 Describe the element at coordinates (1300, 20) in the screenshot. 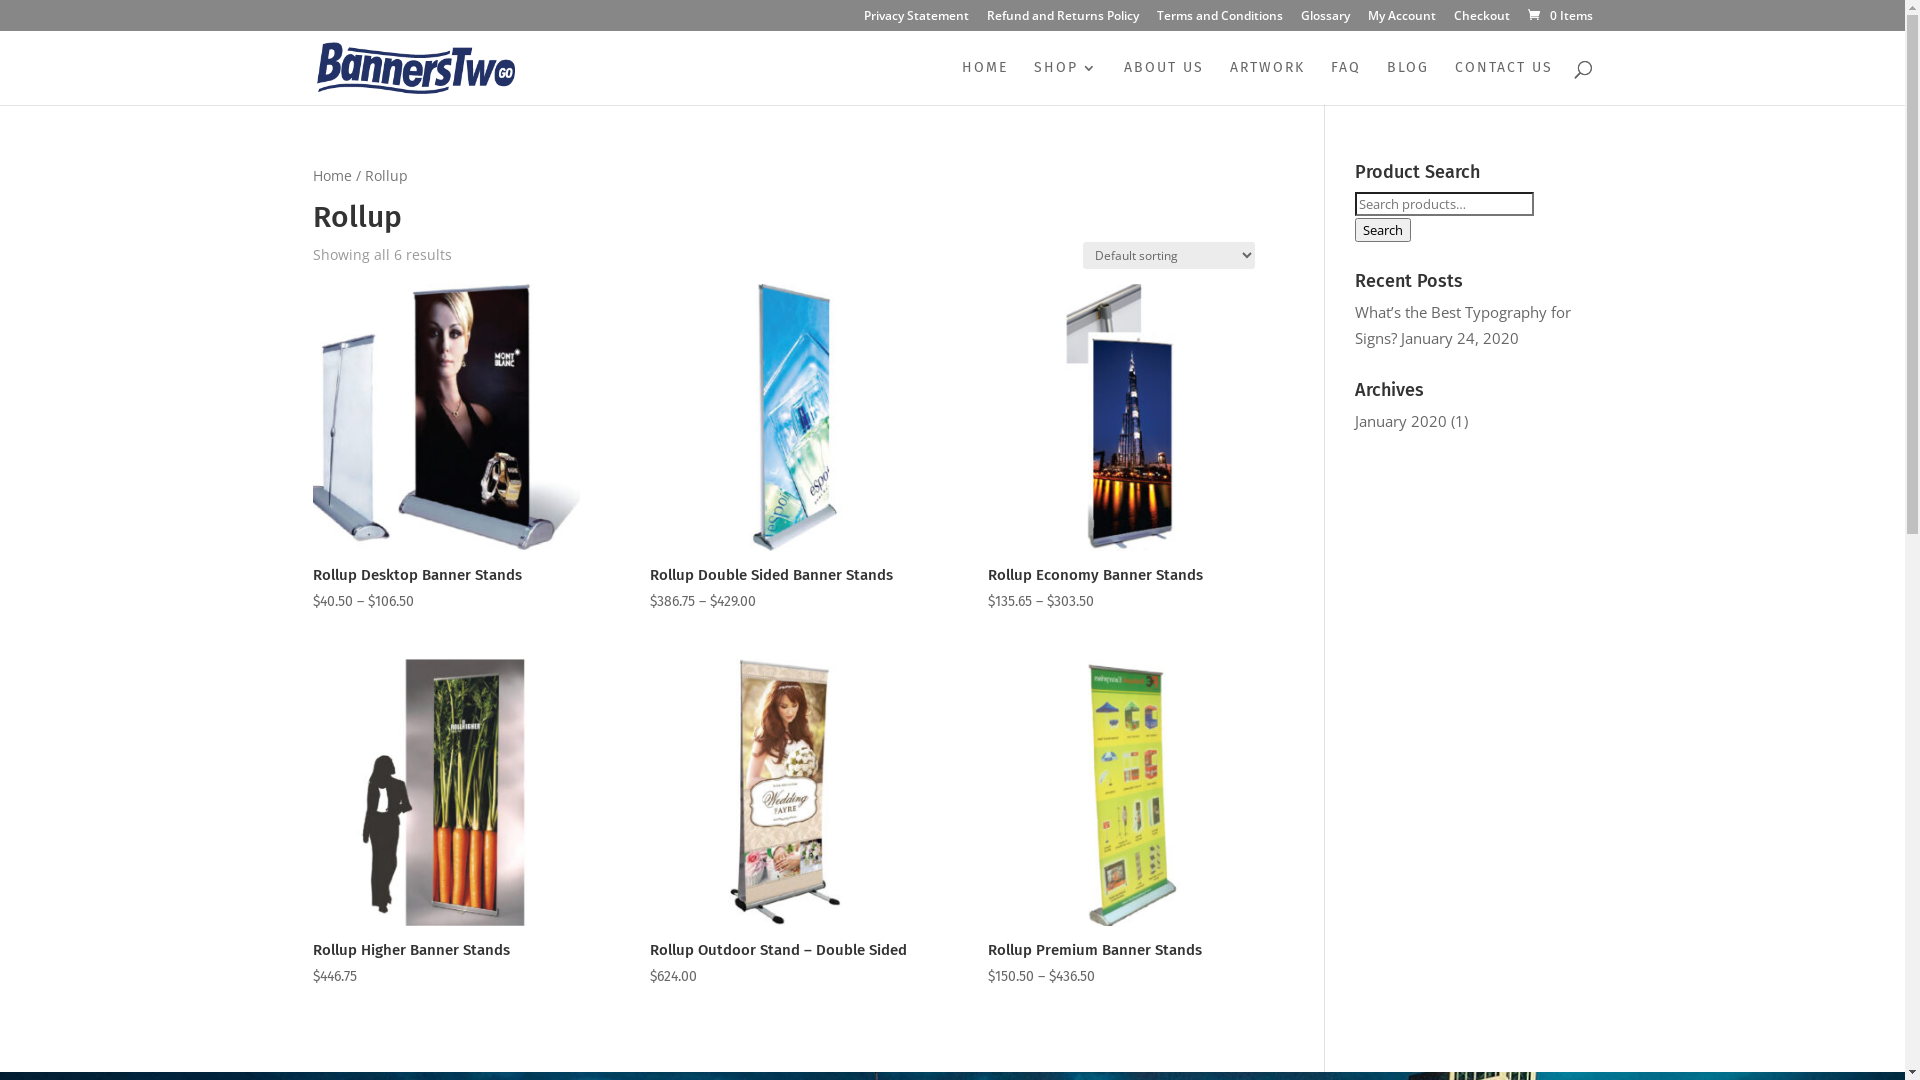

I see `'Glossary'` at that location.